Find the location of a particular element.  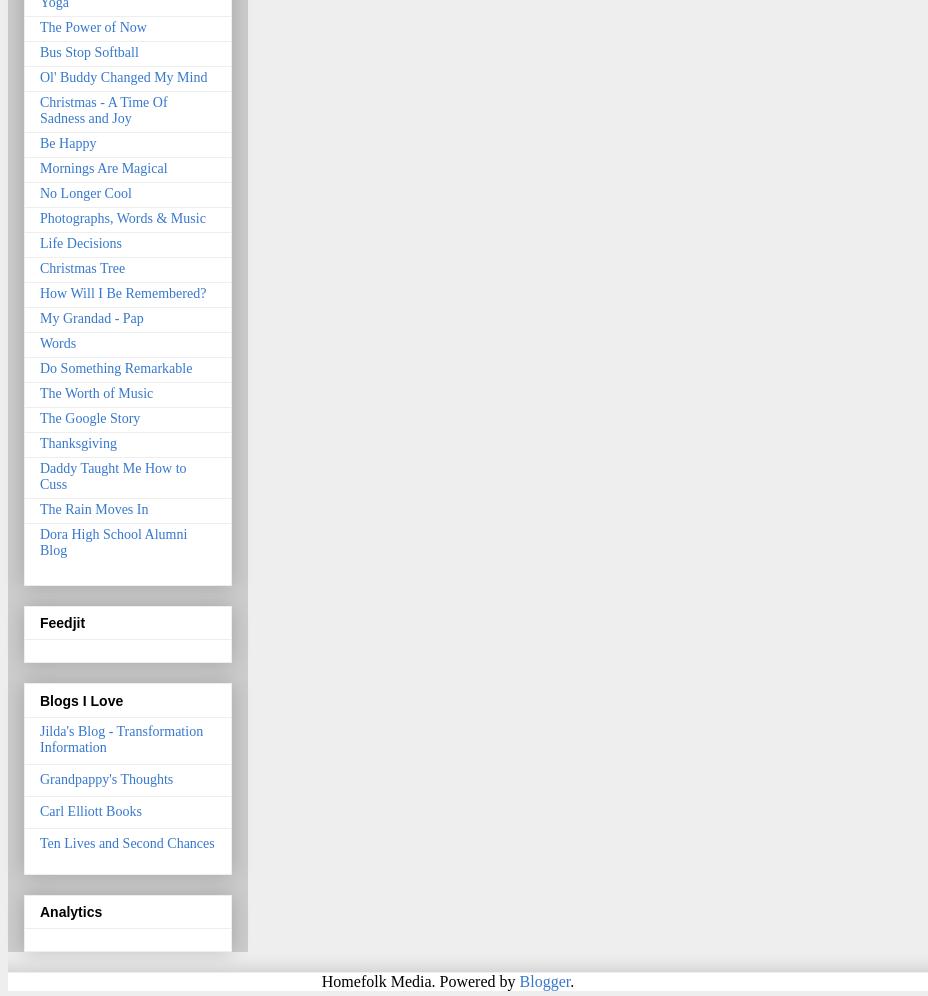

'Bus Stop Softball' is located at coordinates (87, 51).